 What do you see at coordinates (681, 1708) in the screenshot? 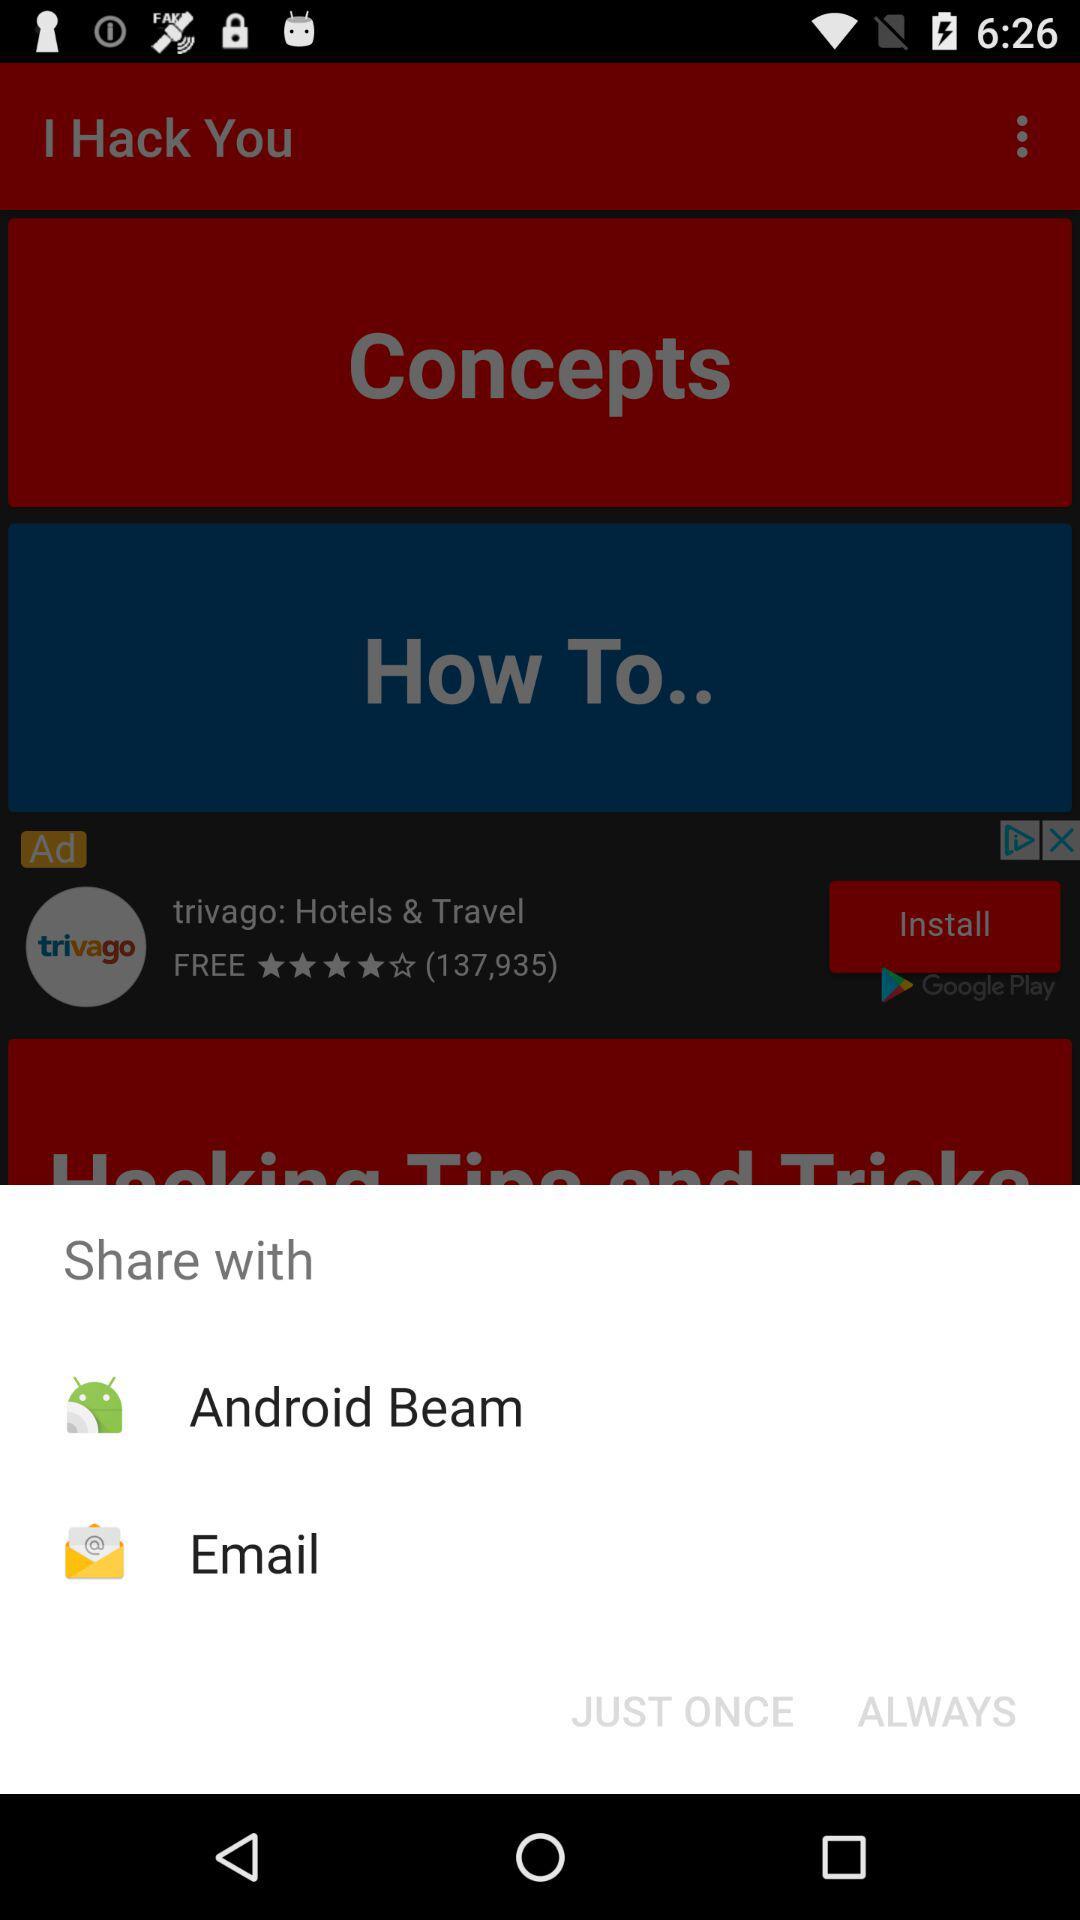
I see `icon at the bottom` at bounding box center [681, 1708].